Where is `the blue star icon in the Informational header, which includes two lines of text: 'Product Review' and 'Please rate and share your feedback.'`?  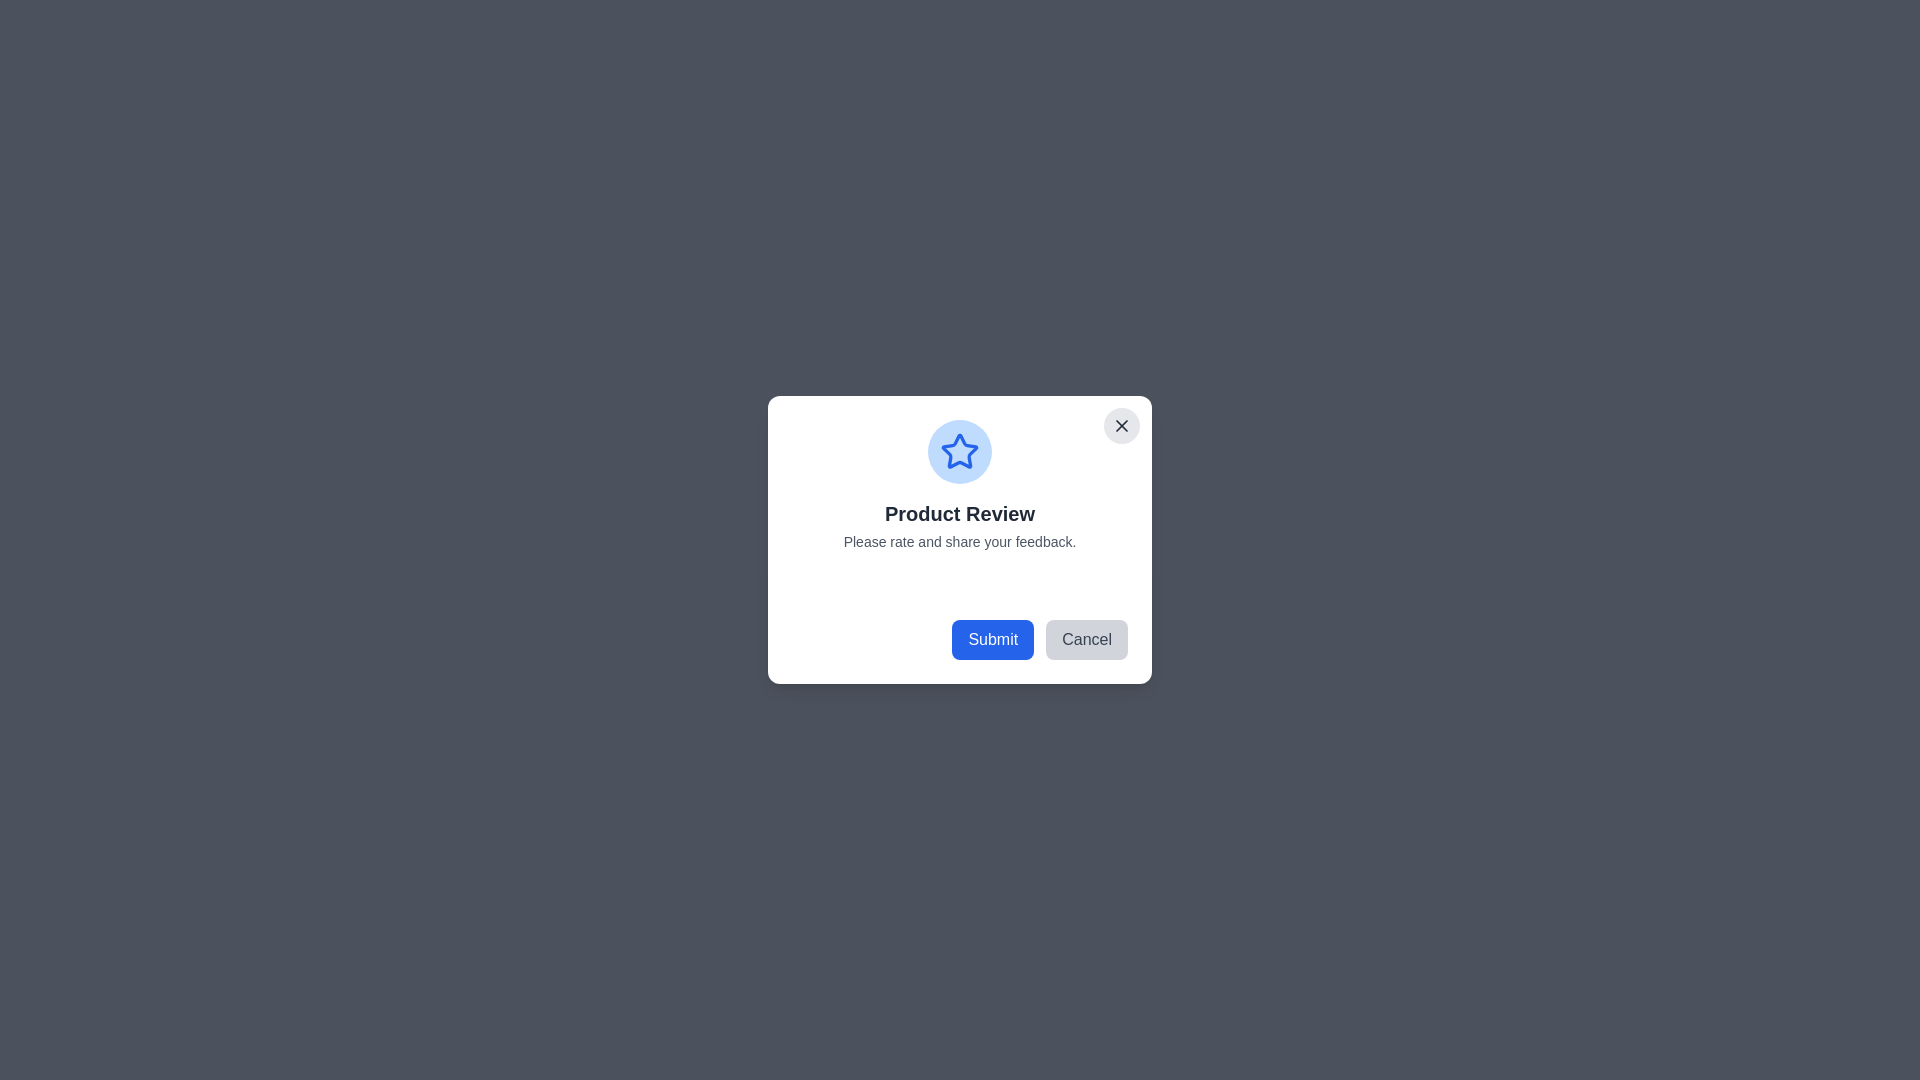 the blue star icon in the Informational header, which includes two lines of text: 'Product Review' and 'Please rate and share your feedback.' is located at coordinates (960, 486).